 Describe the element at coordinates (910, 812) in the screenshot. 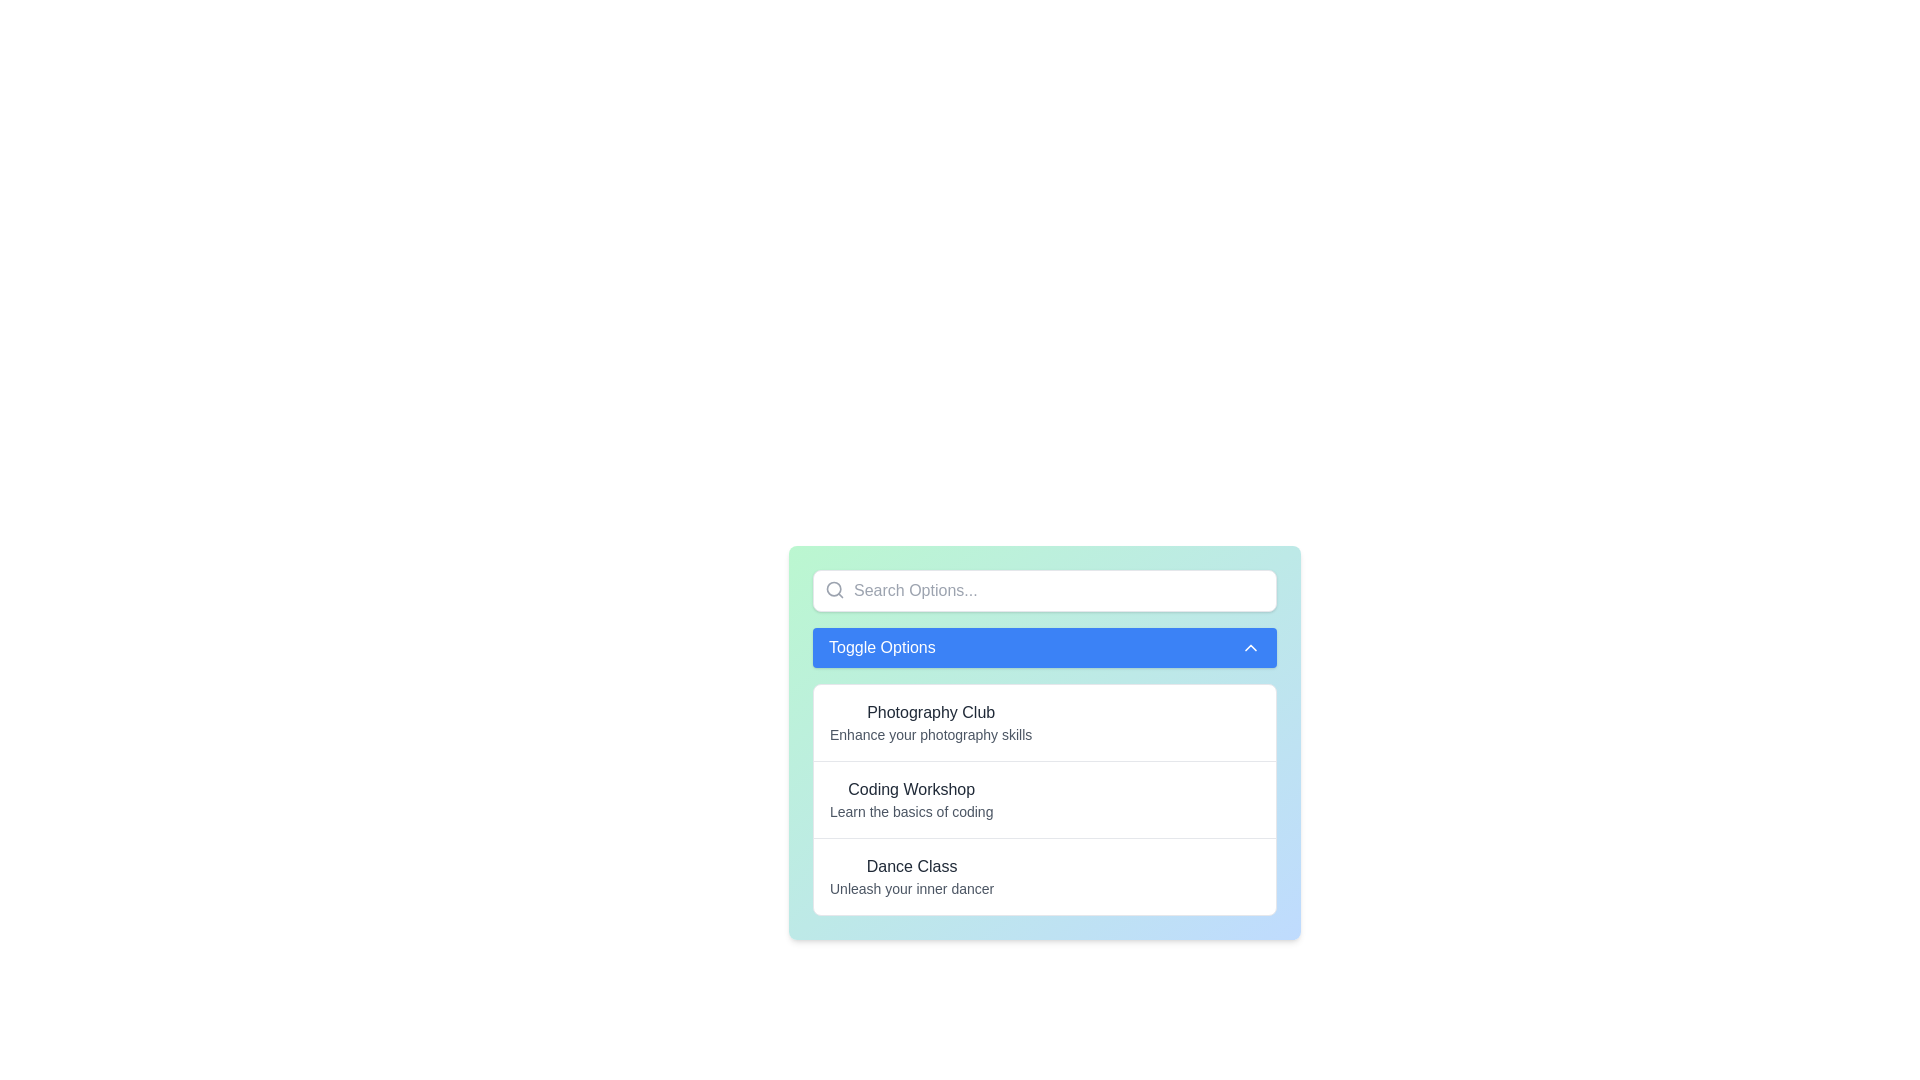

I see `informative text label providing a brief overview of the associated item 'Coding Workshop', which is the second text in a vertical list interface` at that location.